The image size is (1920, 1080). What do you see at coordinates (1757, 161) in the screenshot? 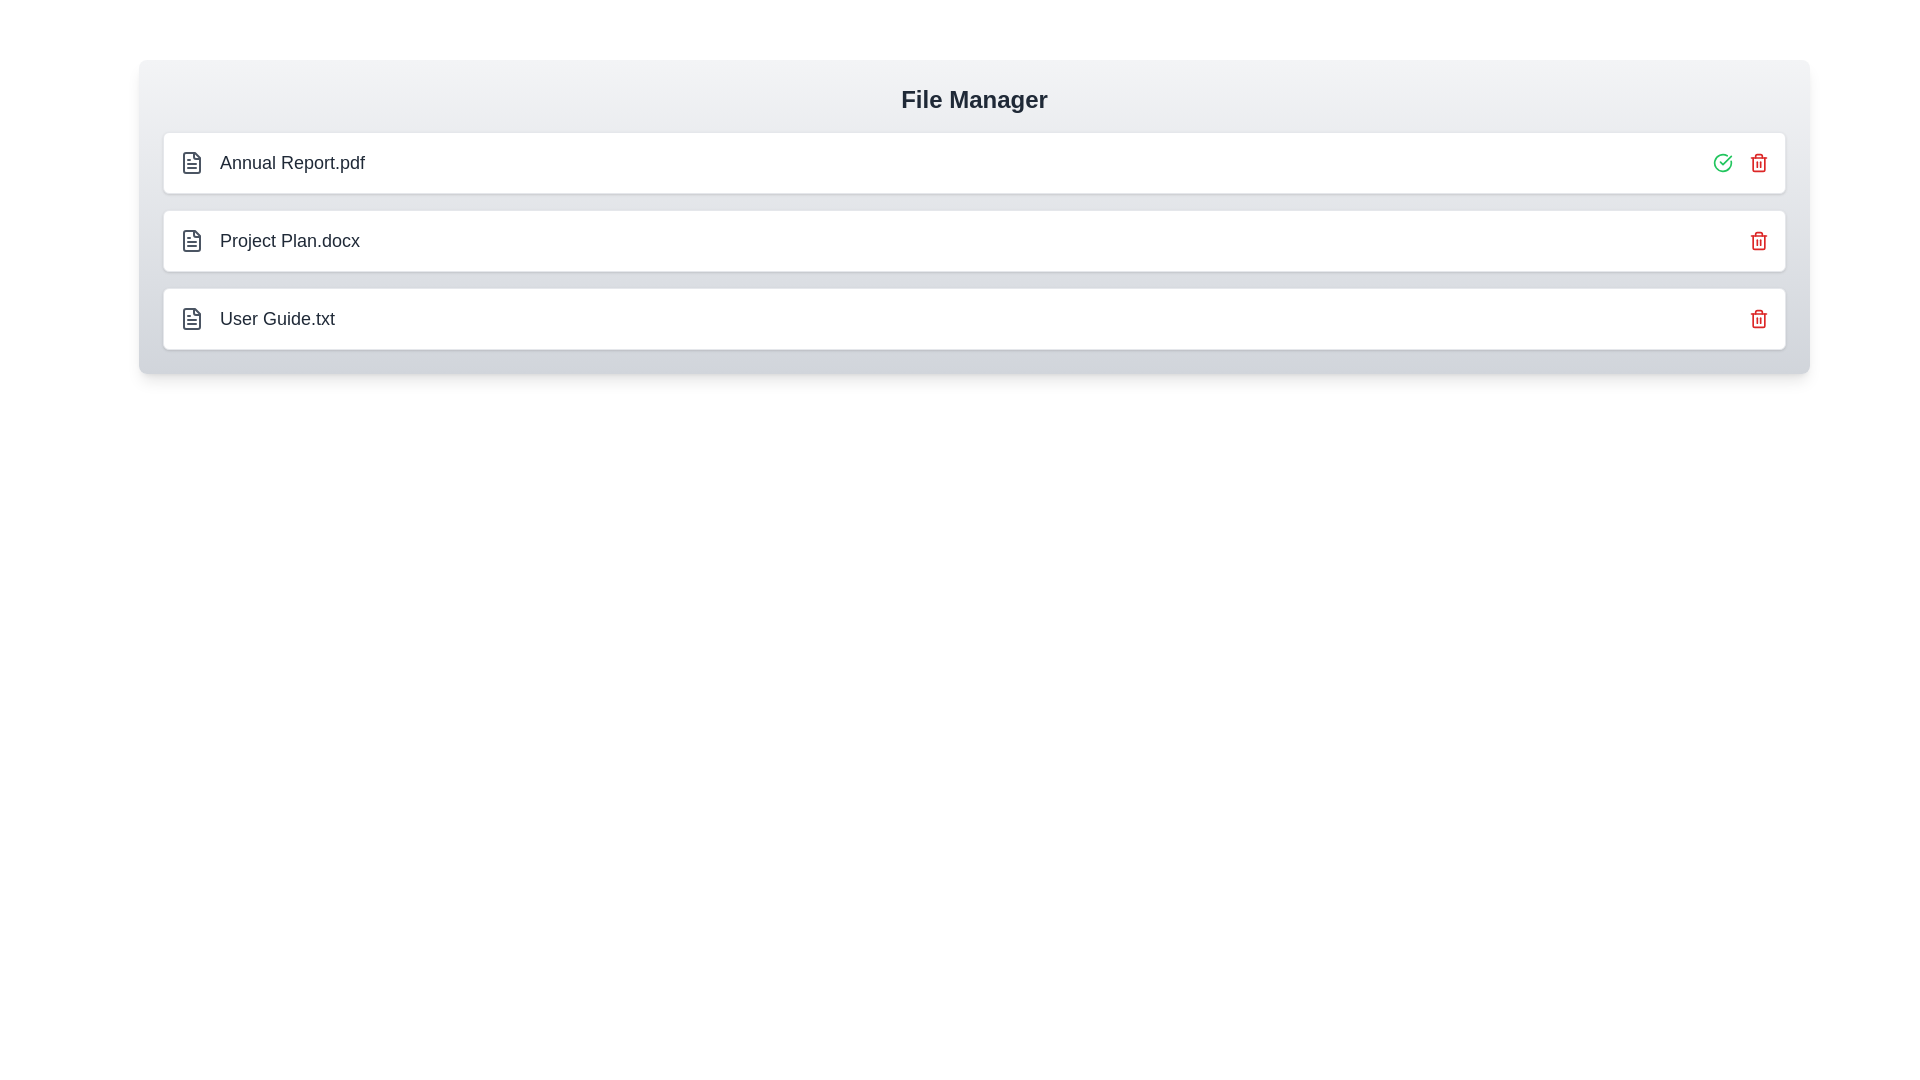
I see `the icon button on the far right of the action bar` at bounding box center [1757, 161].